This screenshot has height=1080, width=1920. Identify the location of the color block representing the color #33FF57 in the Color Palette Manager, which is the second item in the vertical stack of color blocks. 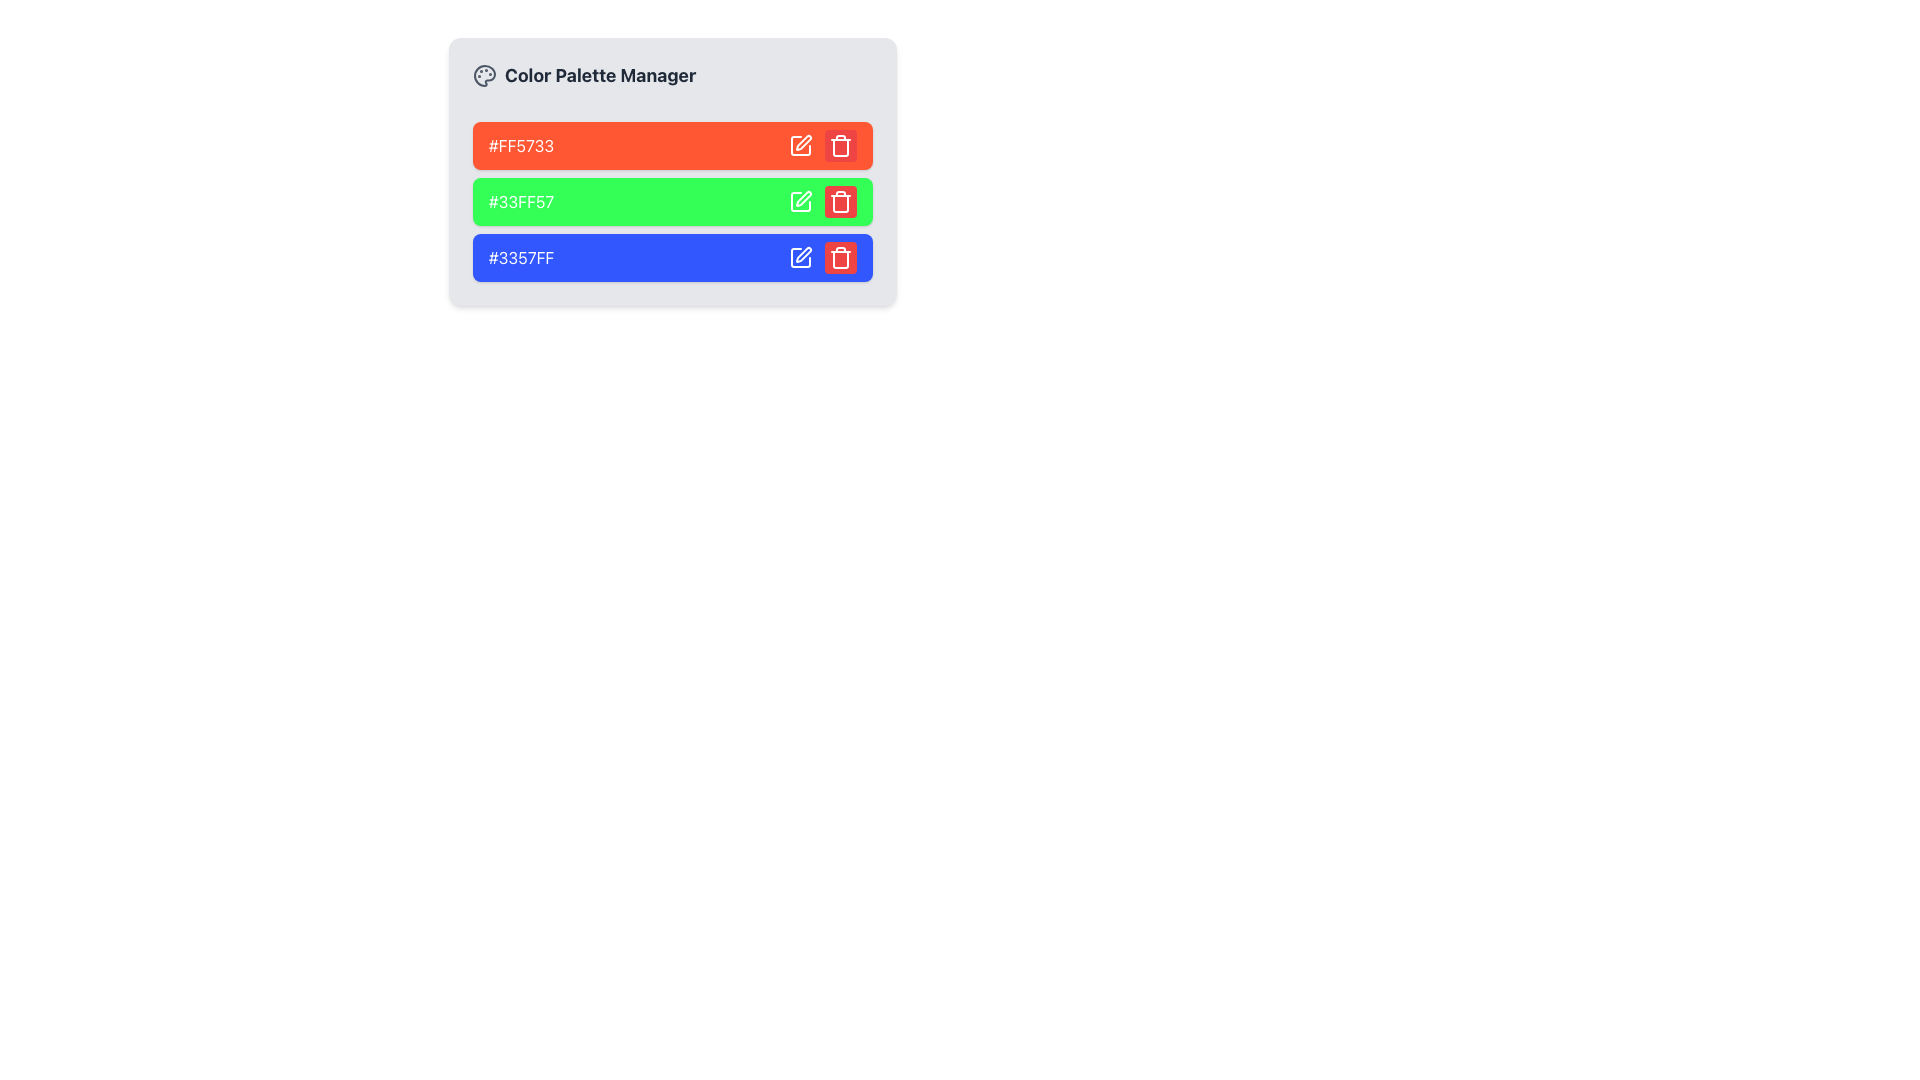
(672, 201).